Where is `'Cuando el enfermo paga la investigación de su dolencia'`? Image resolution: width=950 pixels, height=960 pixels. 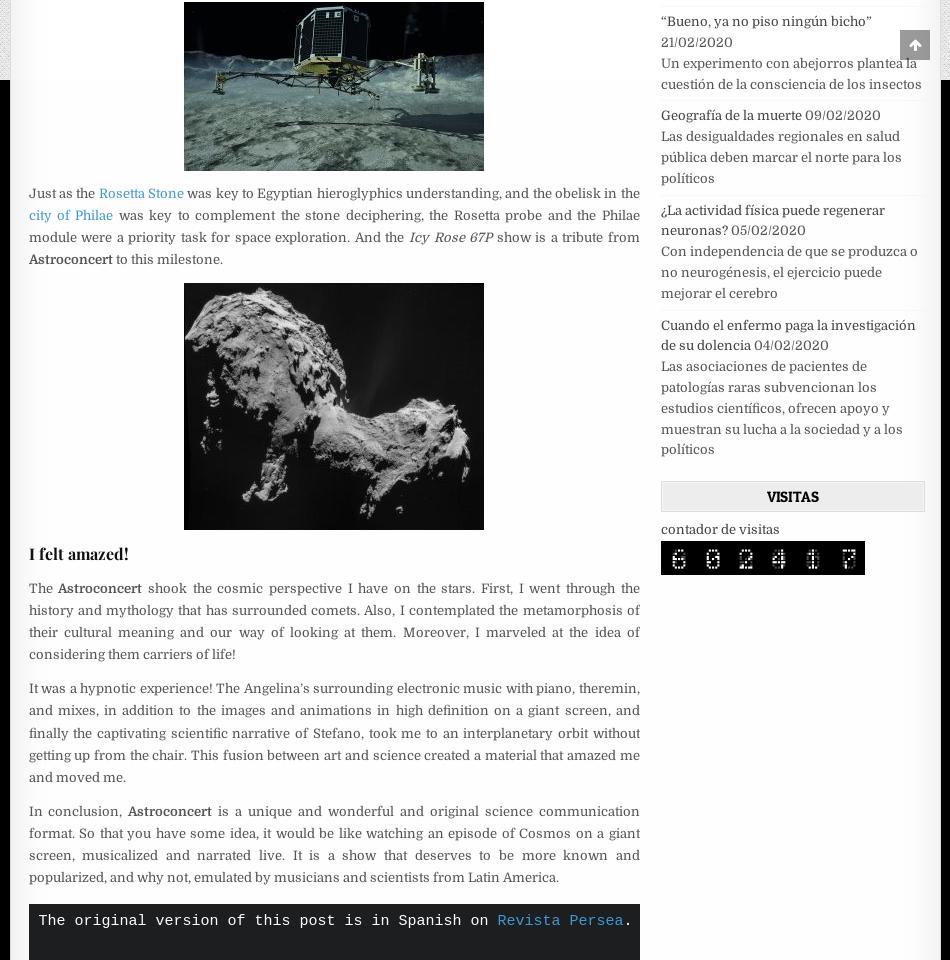
'Cuando el enfermo paga la investigación de su dolencia' is located at coordinates (786, 335).